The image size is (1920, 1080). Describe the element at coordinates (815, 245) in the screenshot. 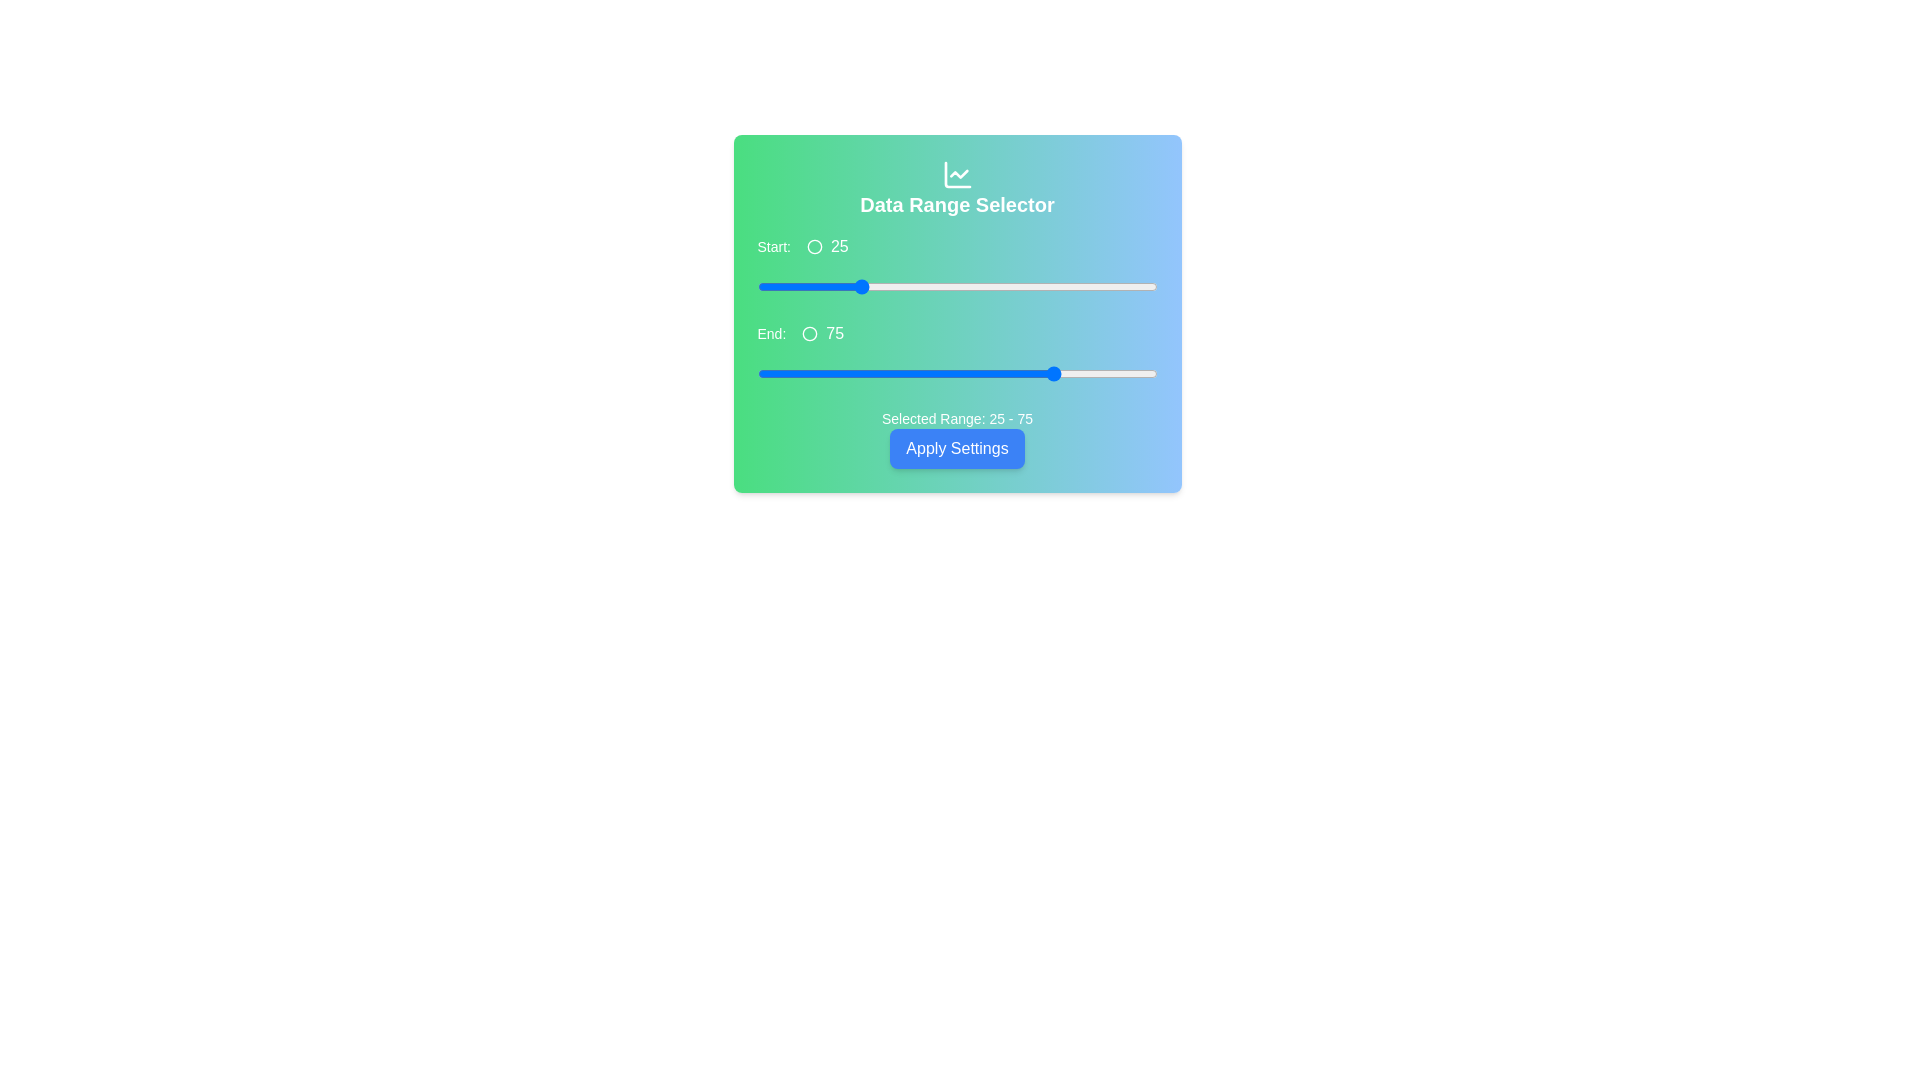

I see `the small, circular icon with a thin border that is positioned adjacent to the text 'Start:' and '25', which is part of the 'Data Range Selector' panel` at that location.